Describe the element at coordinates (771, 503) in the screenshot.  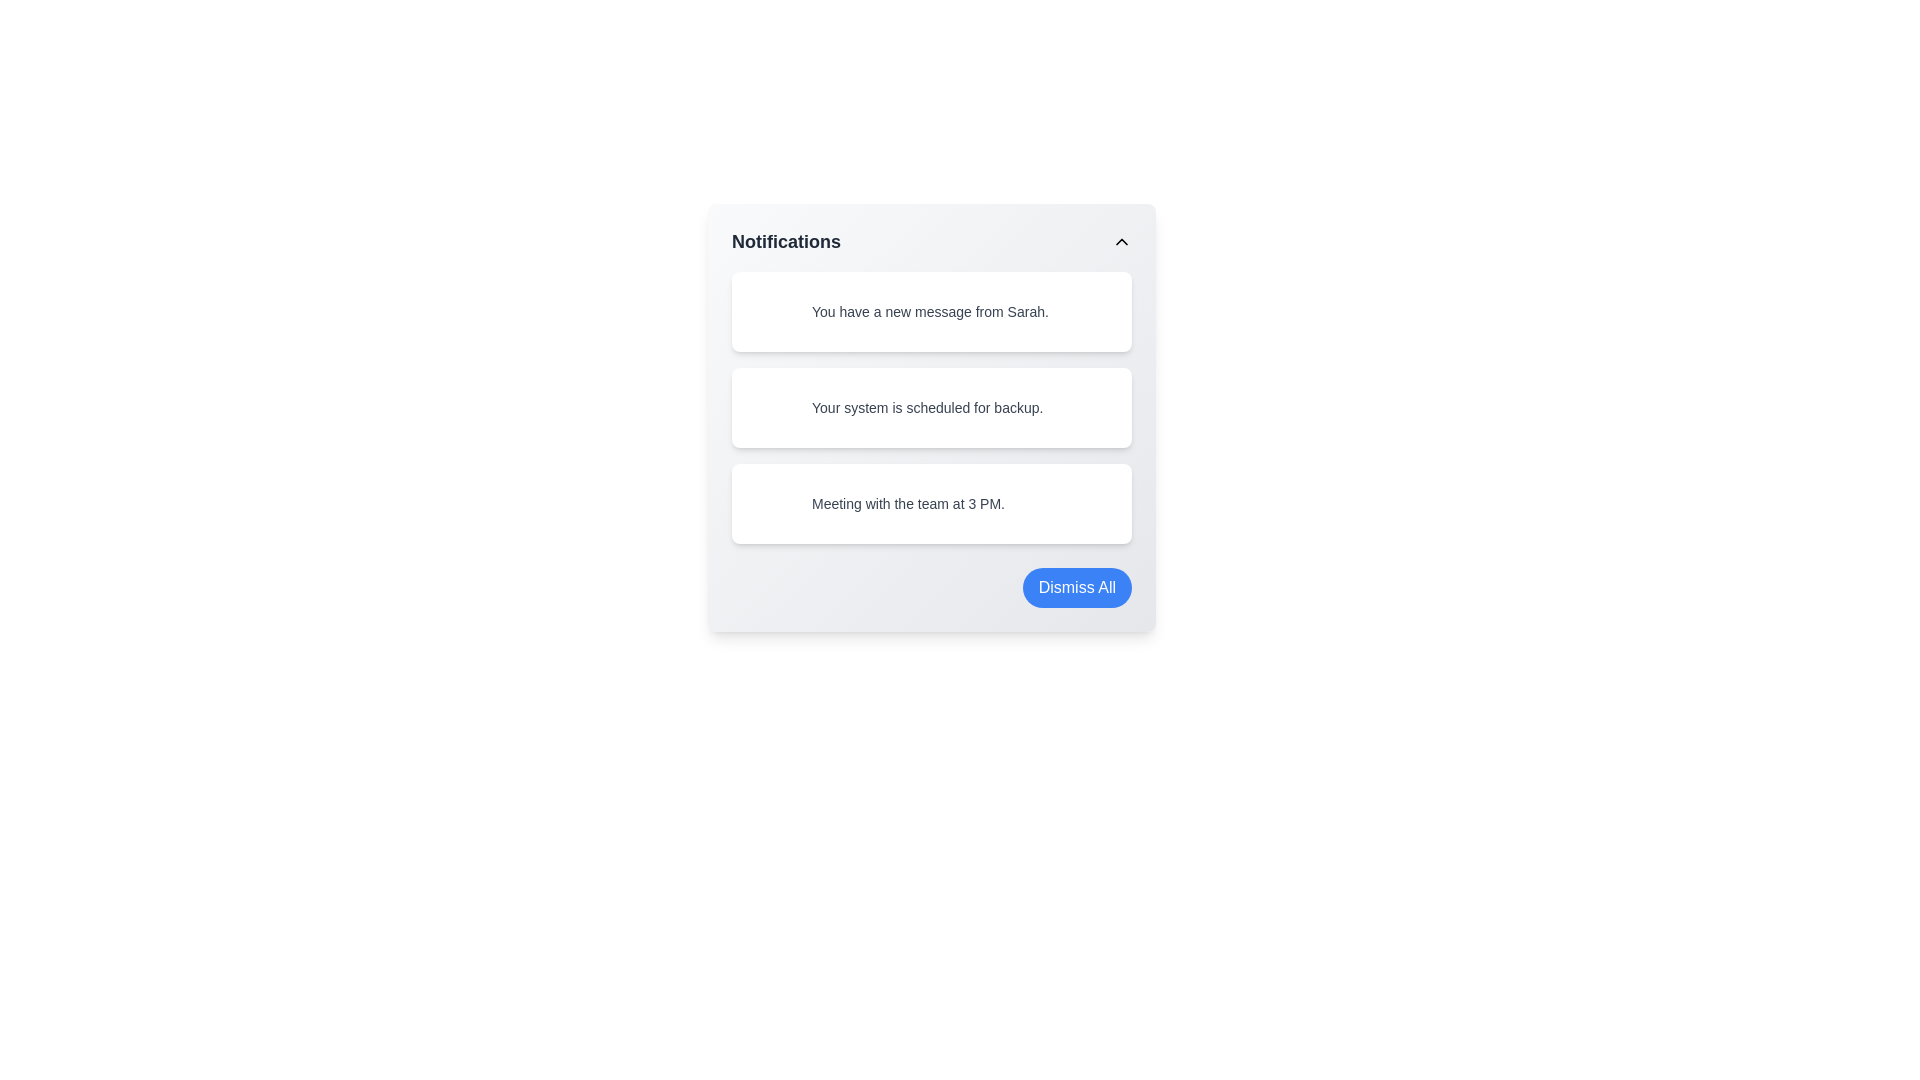
I see `the user silhouette icon within the circular button located in the third notification card labeled 'Meeting with the team at 3 PM.'` at that location.